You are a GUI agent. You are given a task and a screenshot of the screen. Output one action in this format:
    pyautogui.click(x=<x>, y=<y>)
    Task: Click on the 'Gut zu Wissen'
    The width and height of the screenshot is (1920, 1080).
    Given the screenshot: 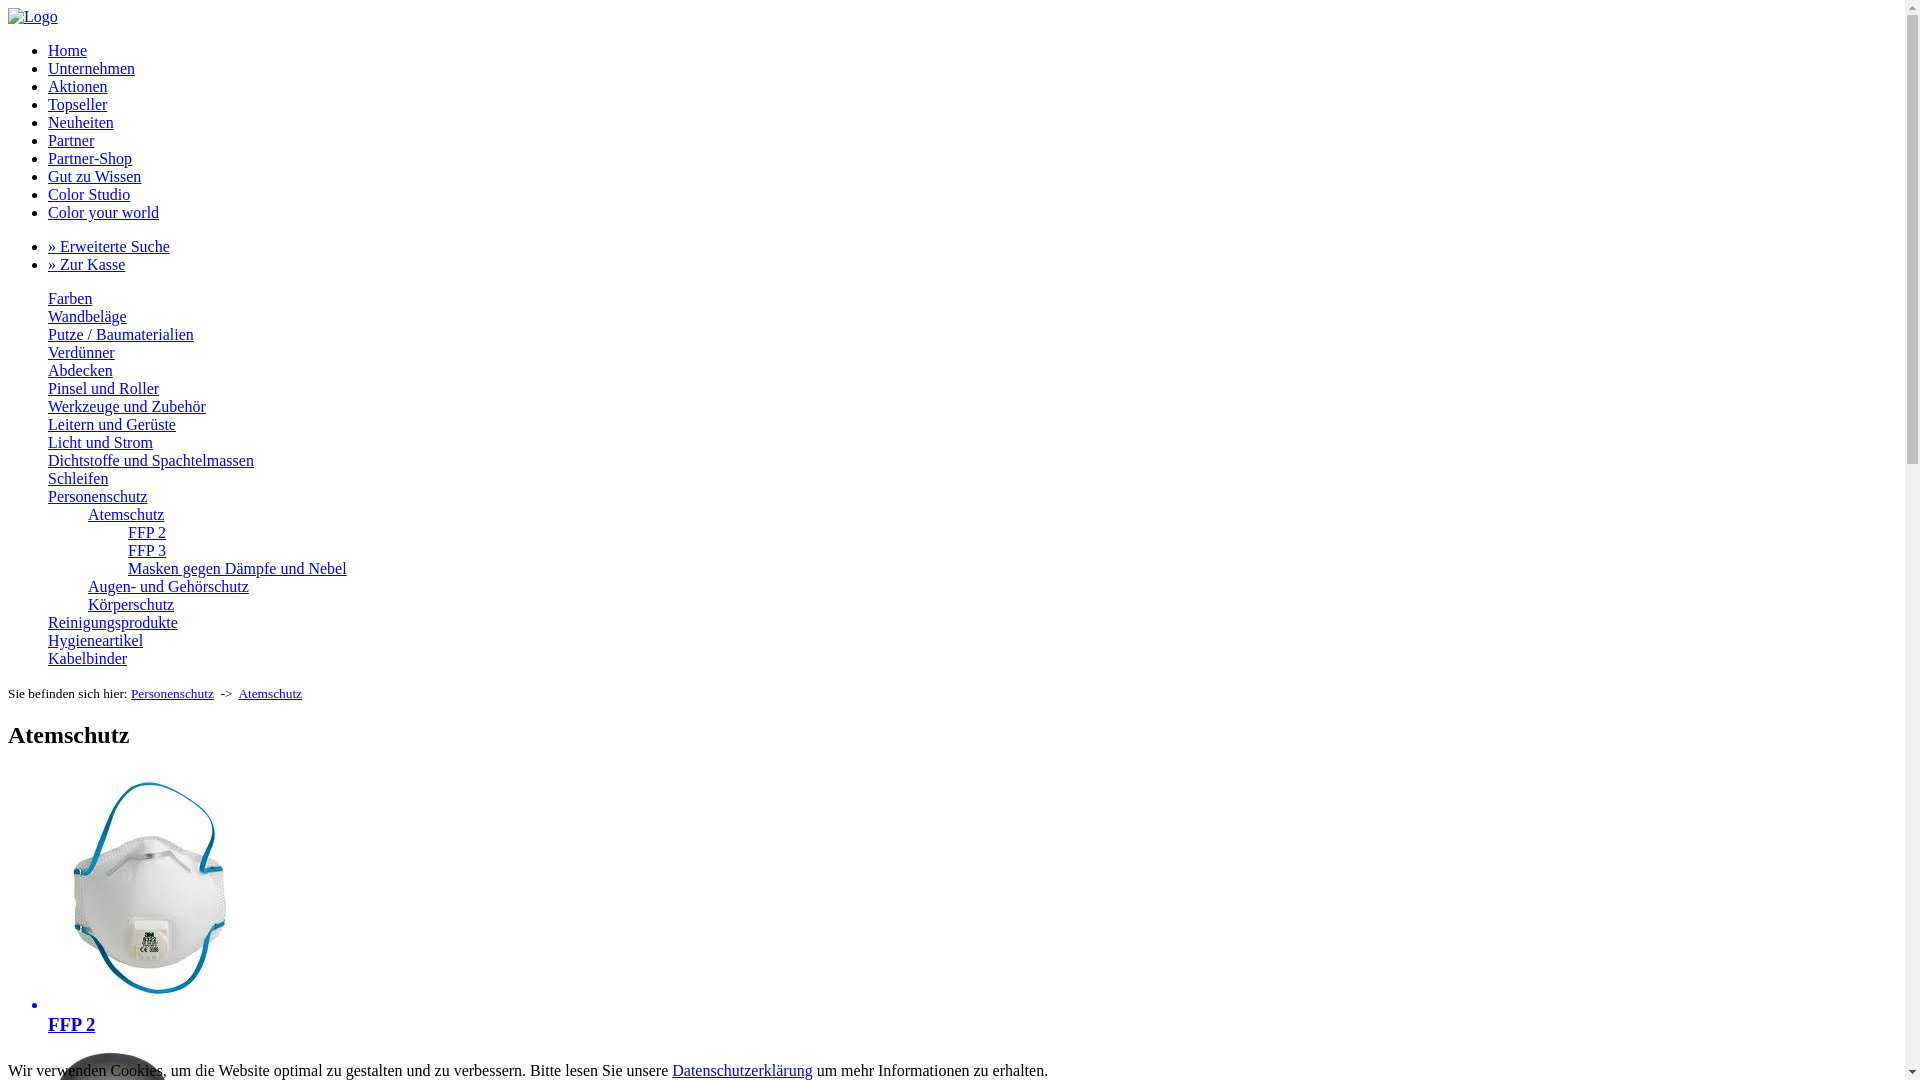 What is the action you would take?
    pyautogui.click(x=93, y=175)
    